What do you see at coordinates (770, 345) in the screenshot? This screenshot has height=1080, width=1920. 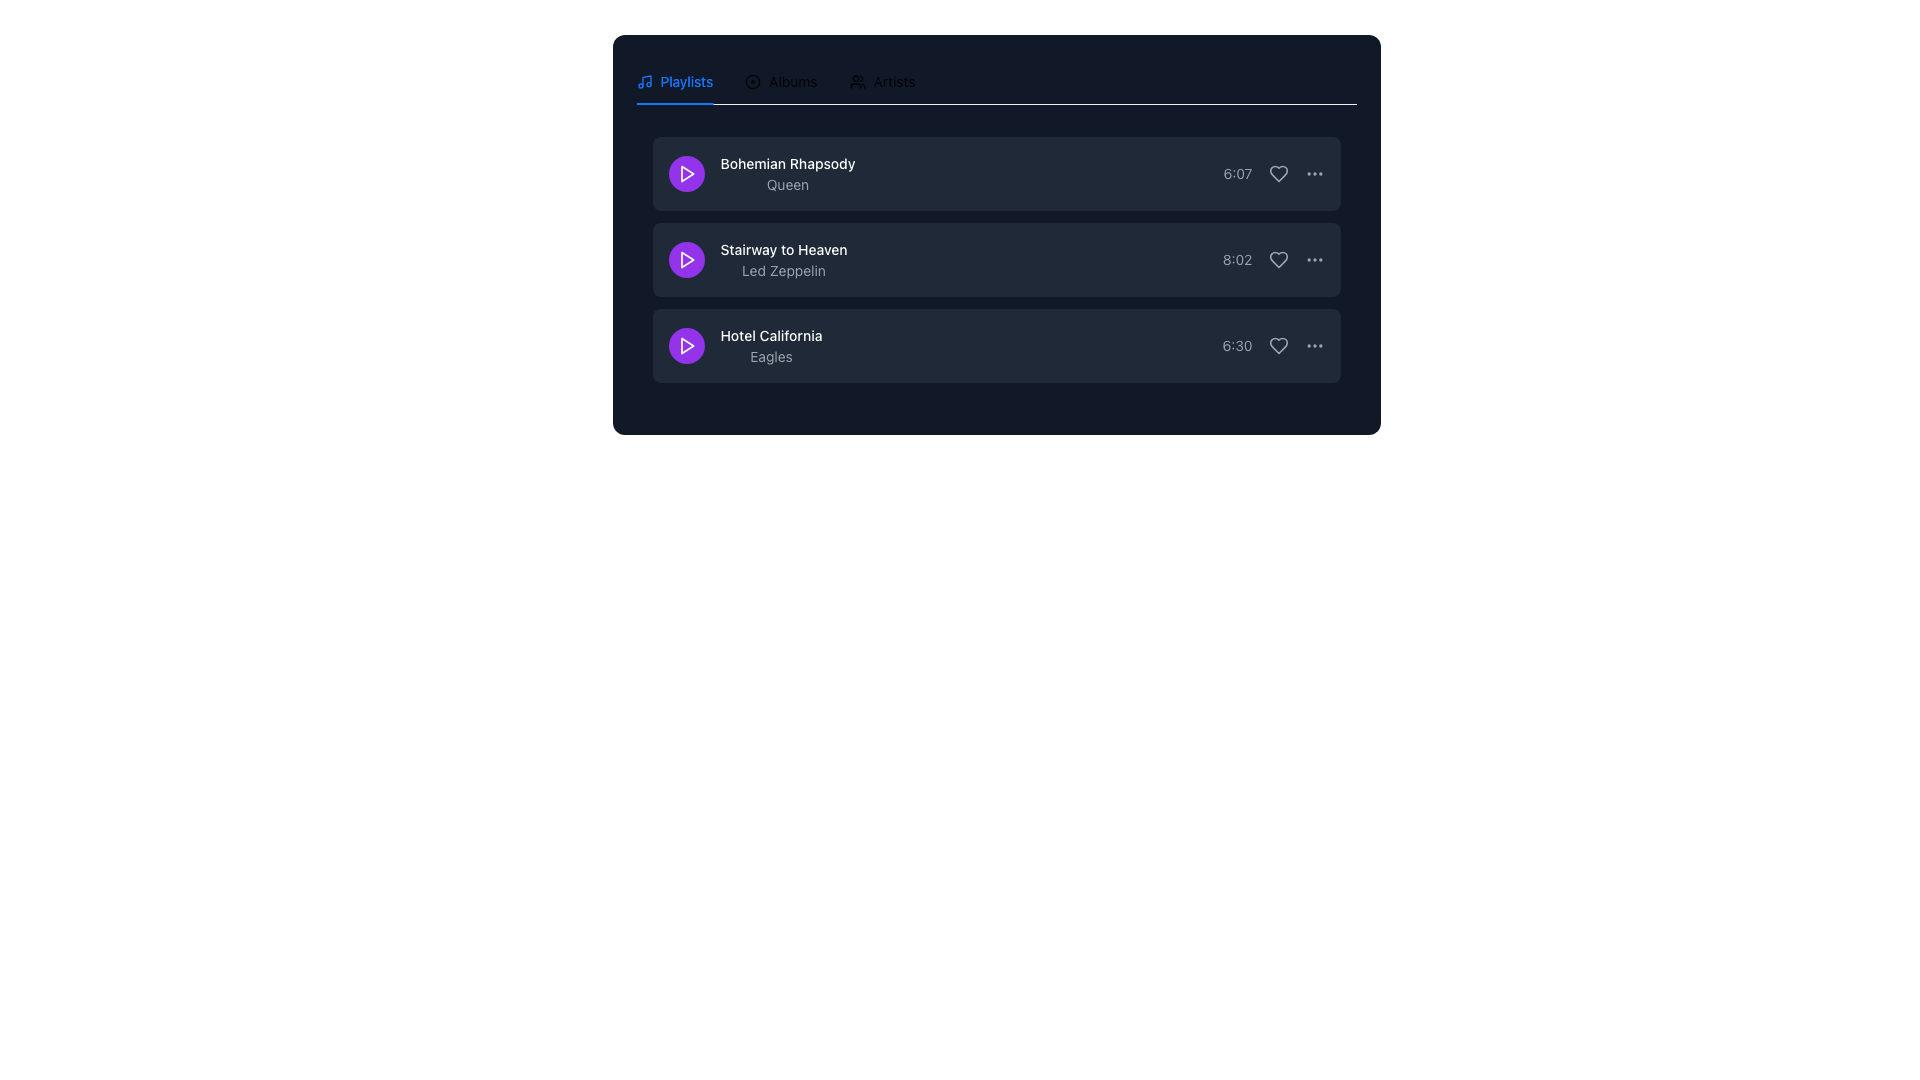 I see `the text label that displays the title and artist of the third music track in the list, positioned below 'Bohemian Rhapsody' and 'Stairway to Heaven'` at bounding box center [770, 345].